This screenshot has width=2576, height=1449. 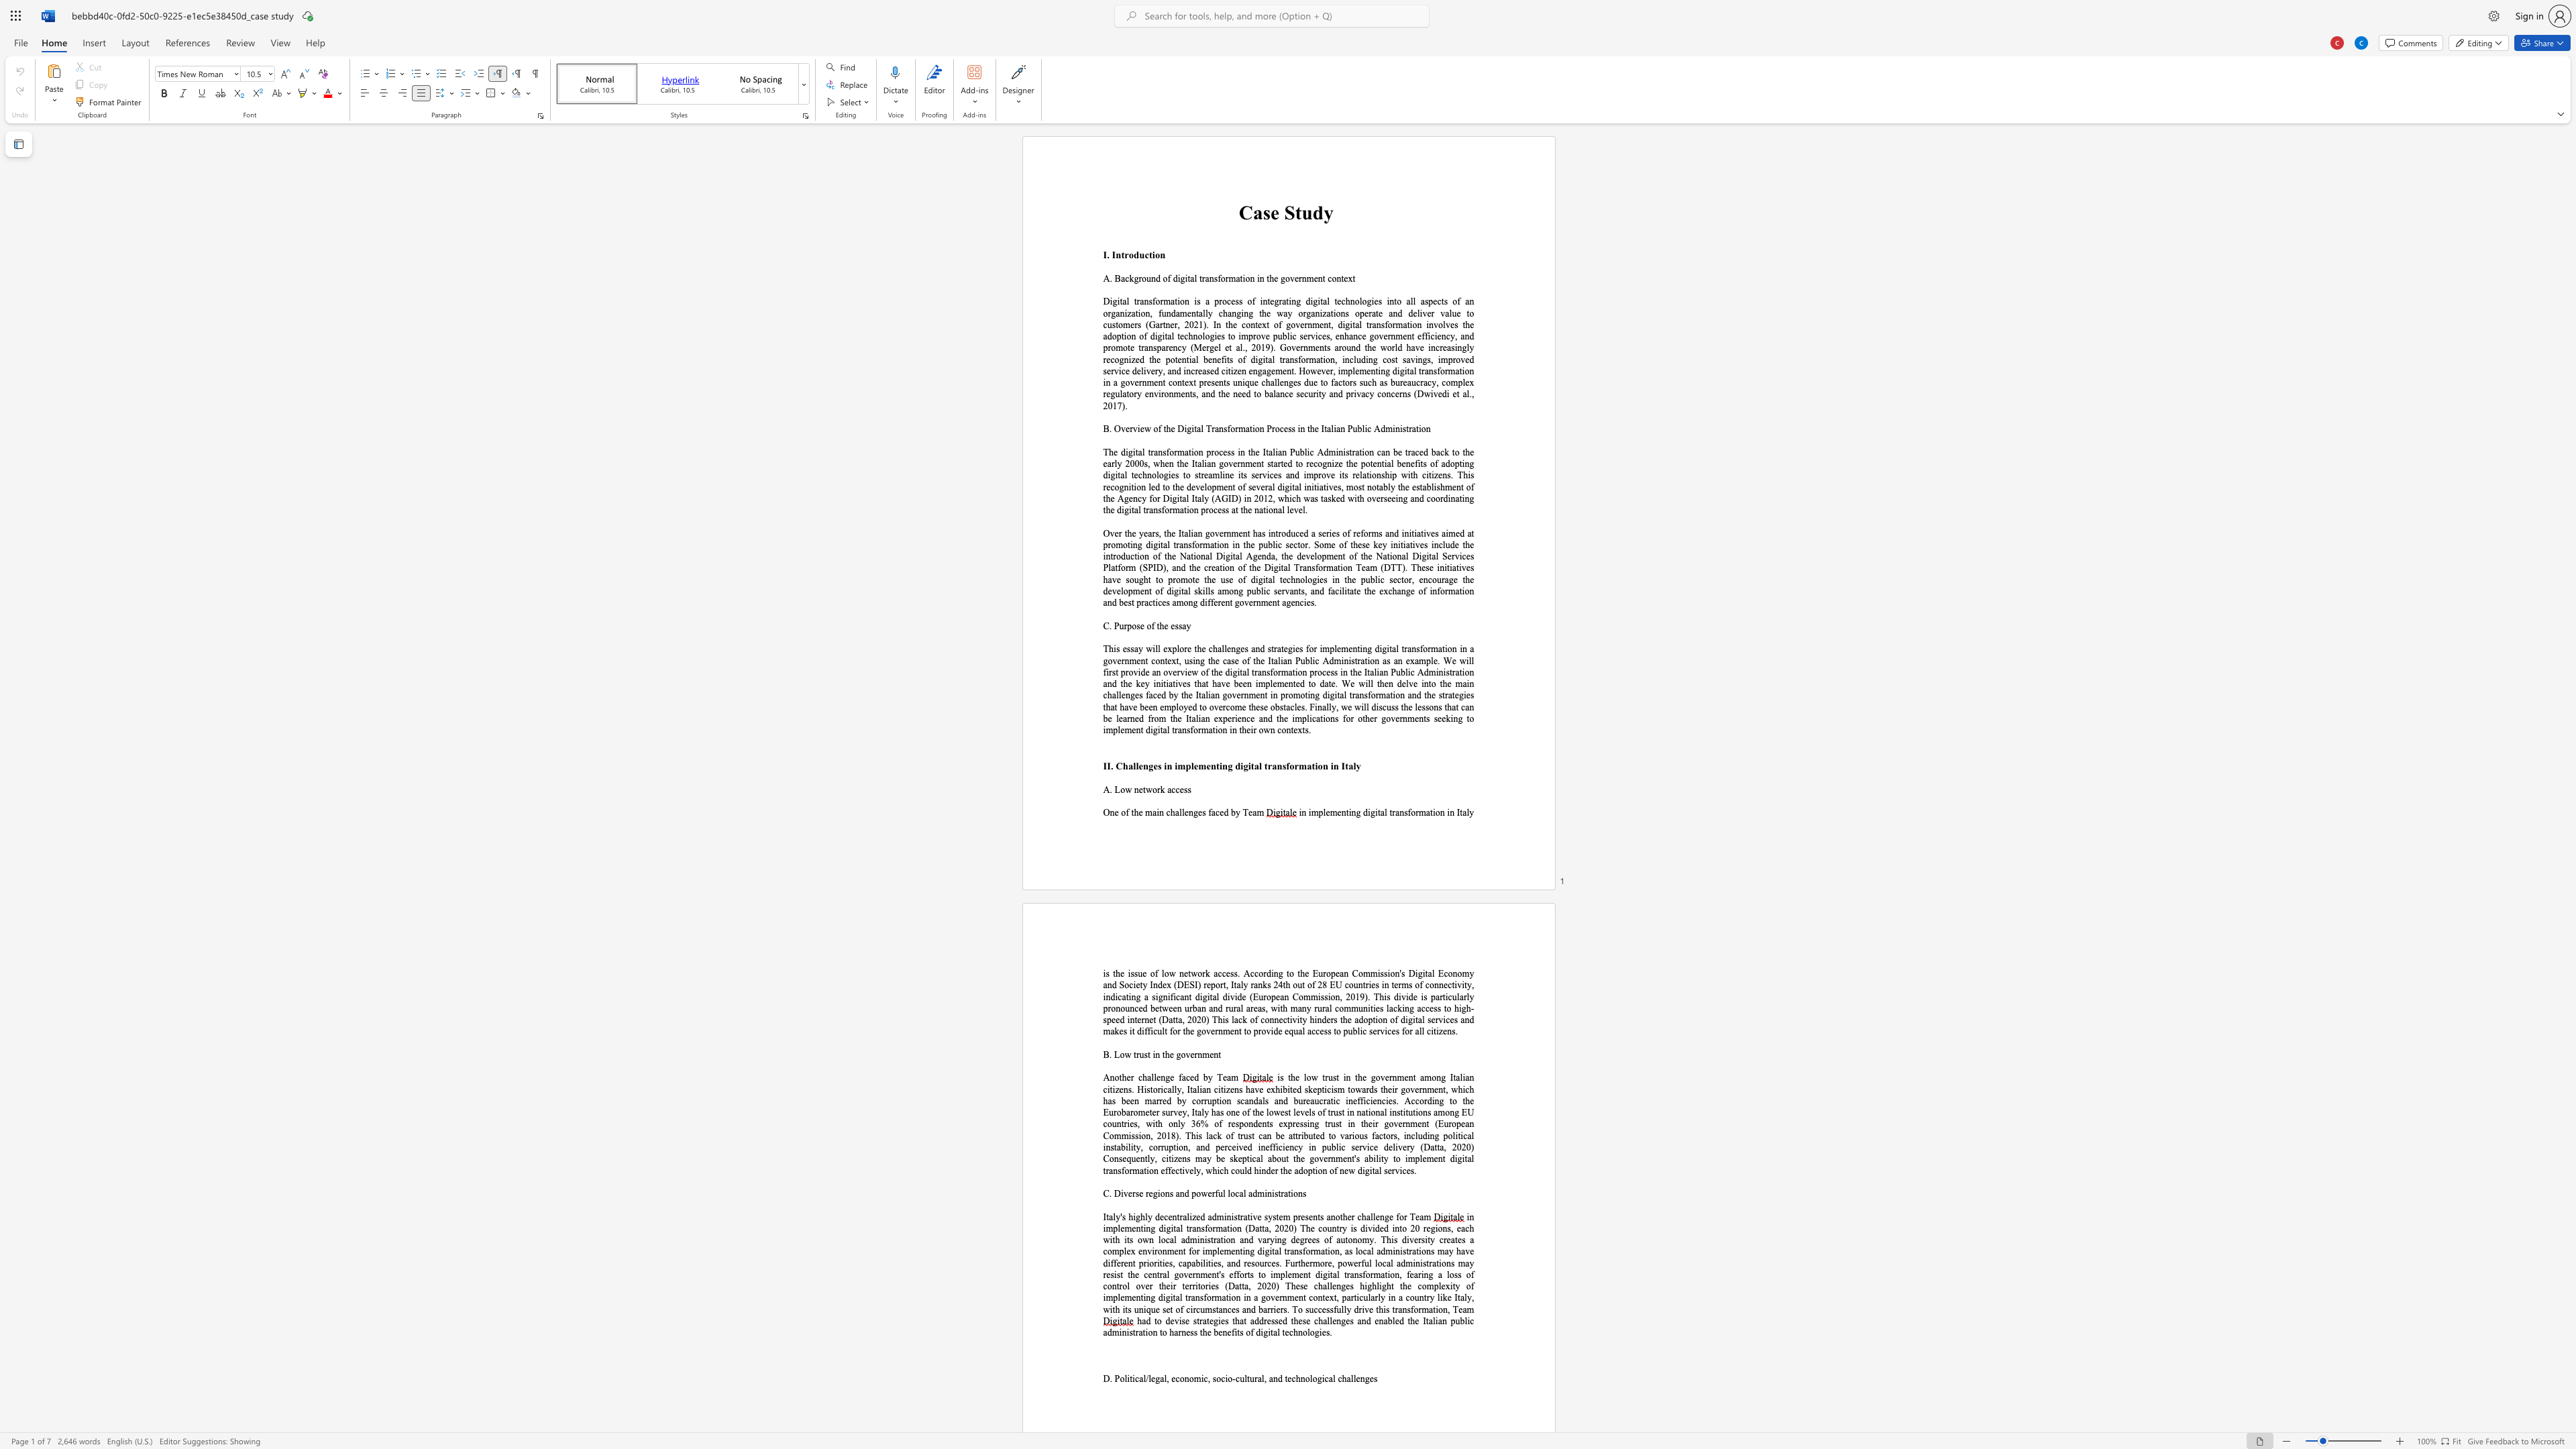 I want to click on the 26th character "e" in the text, so click(x=1369, y=1124).